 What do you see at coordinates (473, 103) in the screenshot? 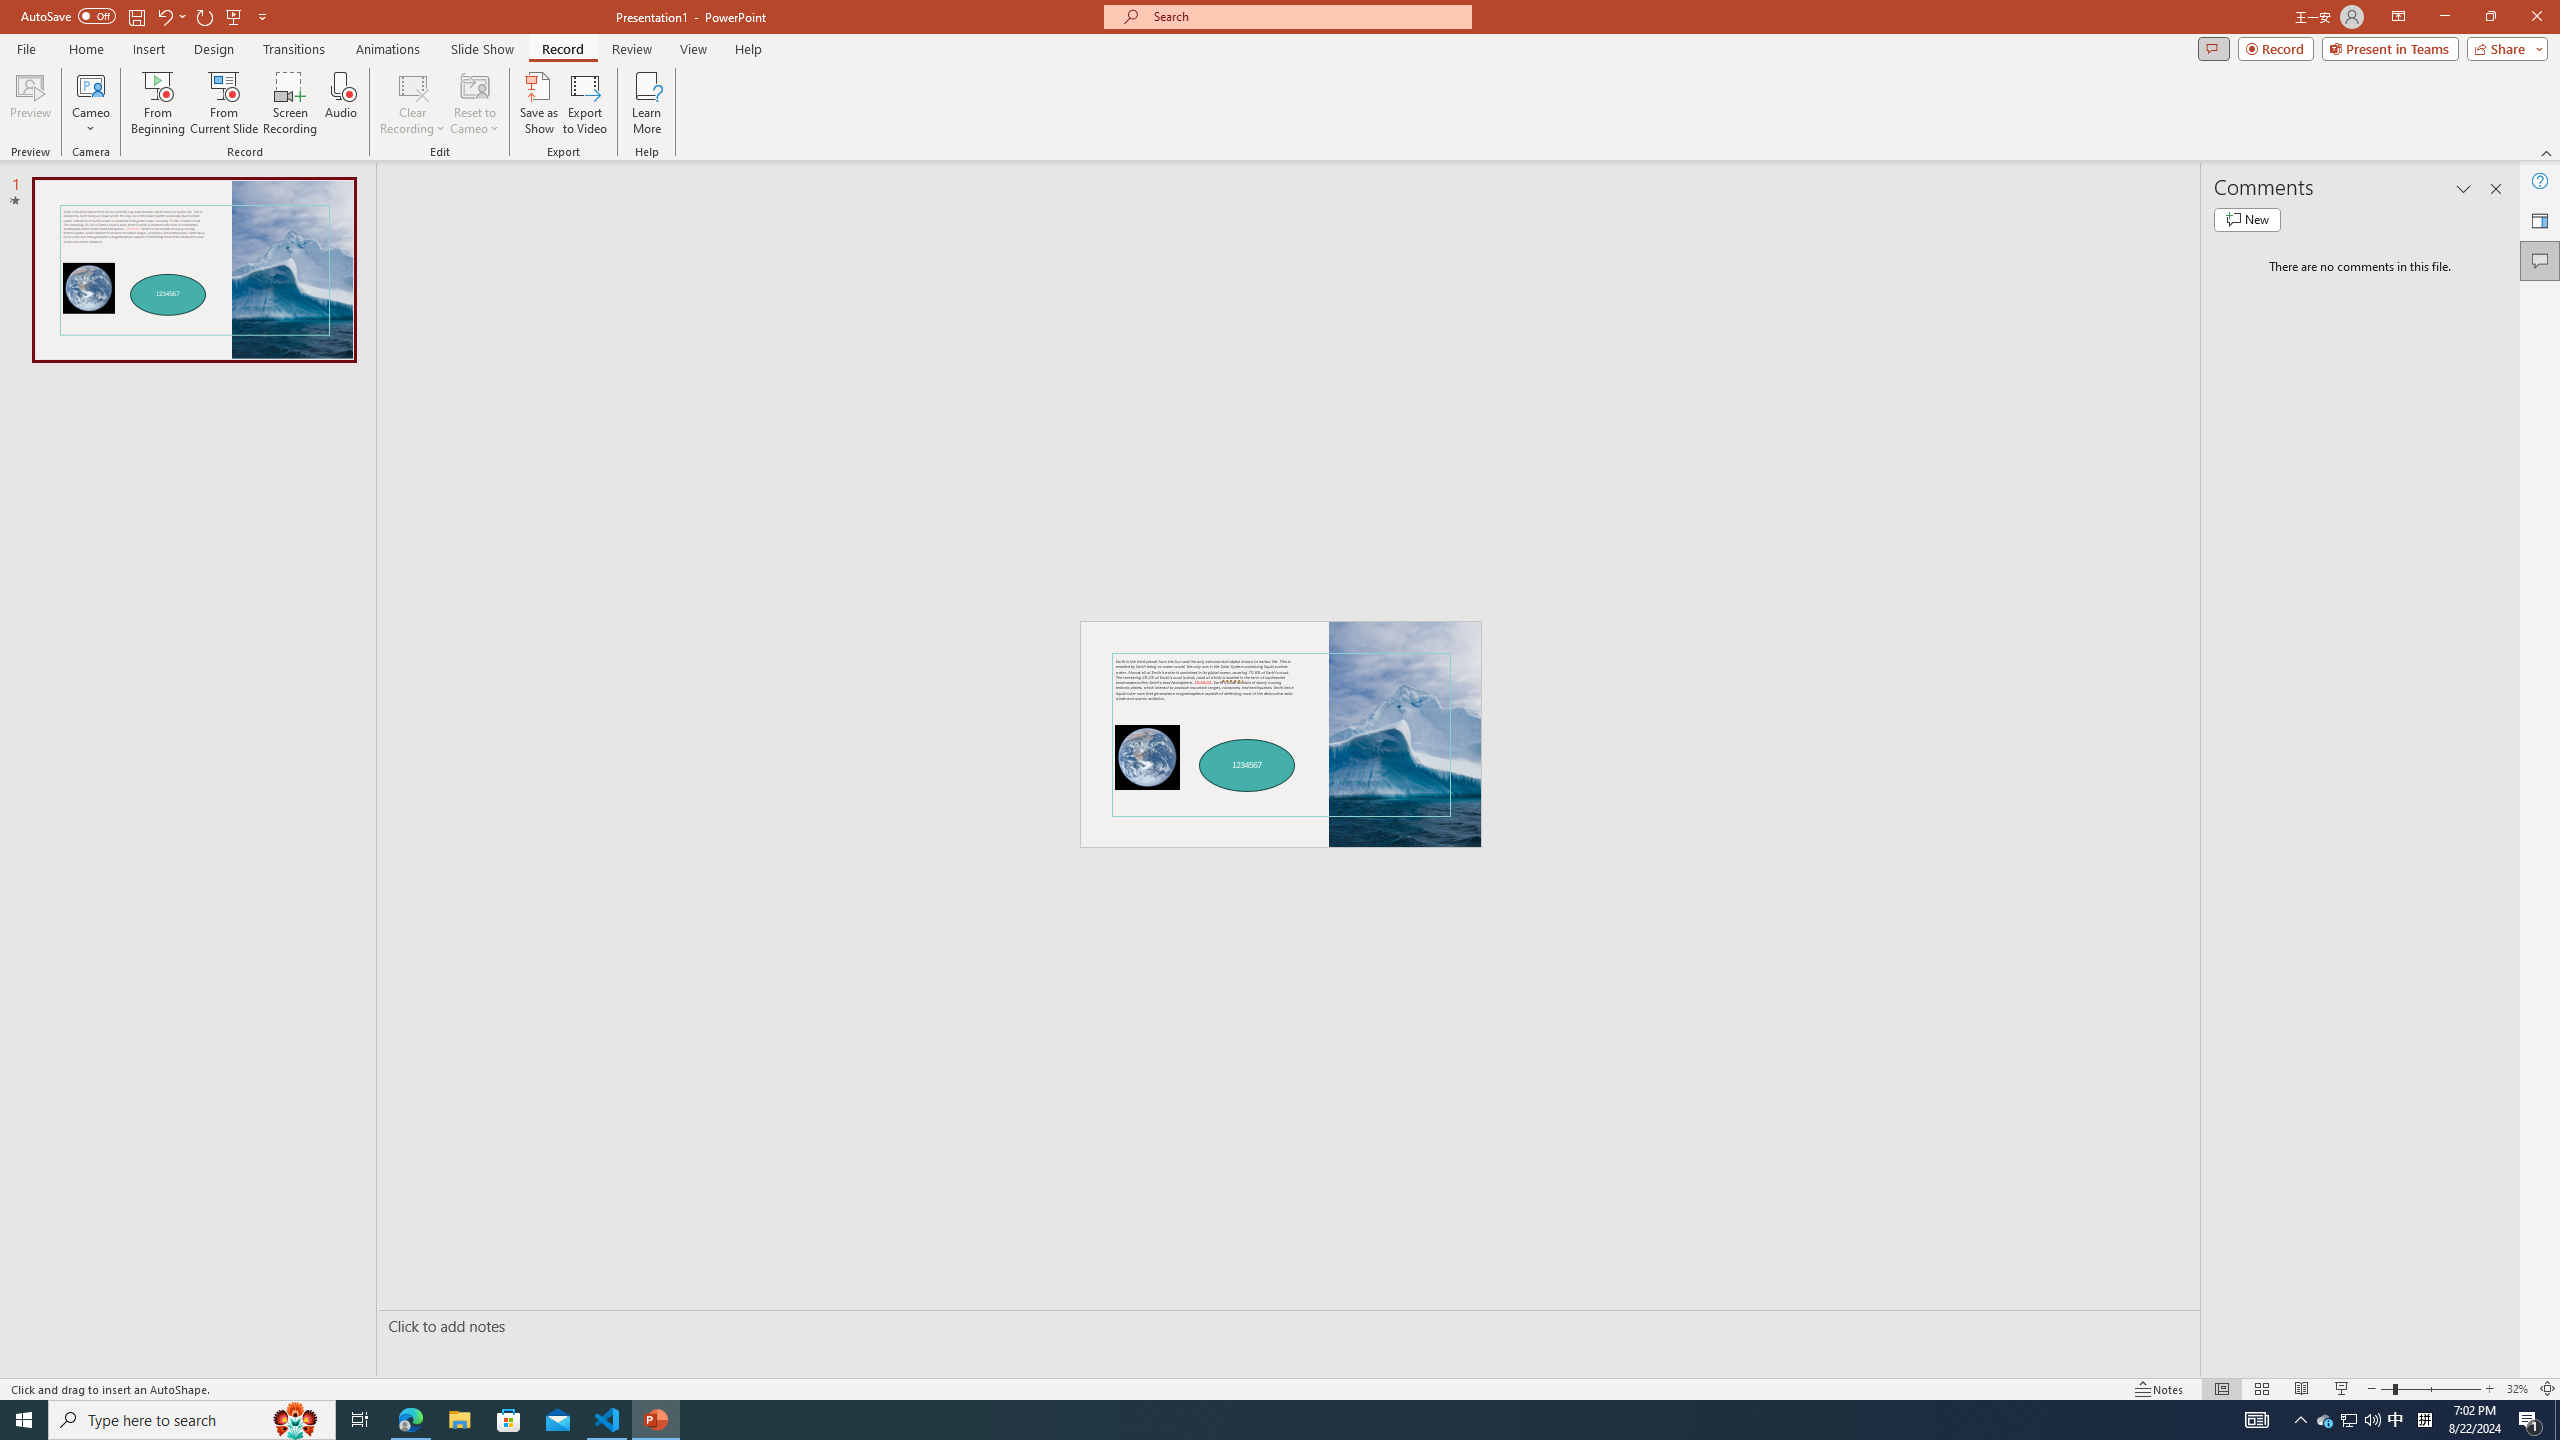
I see `'Reset to Cameo'` at bounding box center [473, 103].